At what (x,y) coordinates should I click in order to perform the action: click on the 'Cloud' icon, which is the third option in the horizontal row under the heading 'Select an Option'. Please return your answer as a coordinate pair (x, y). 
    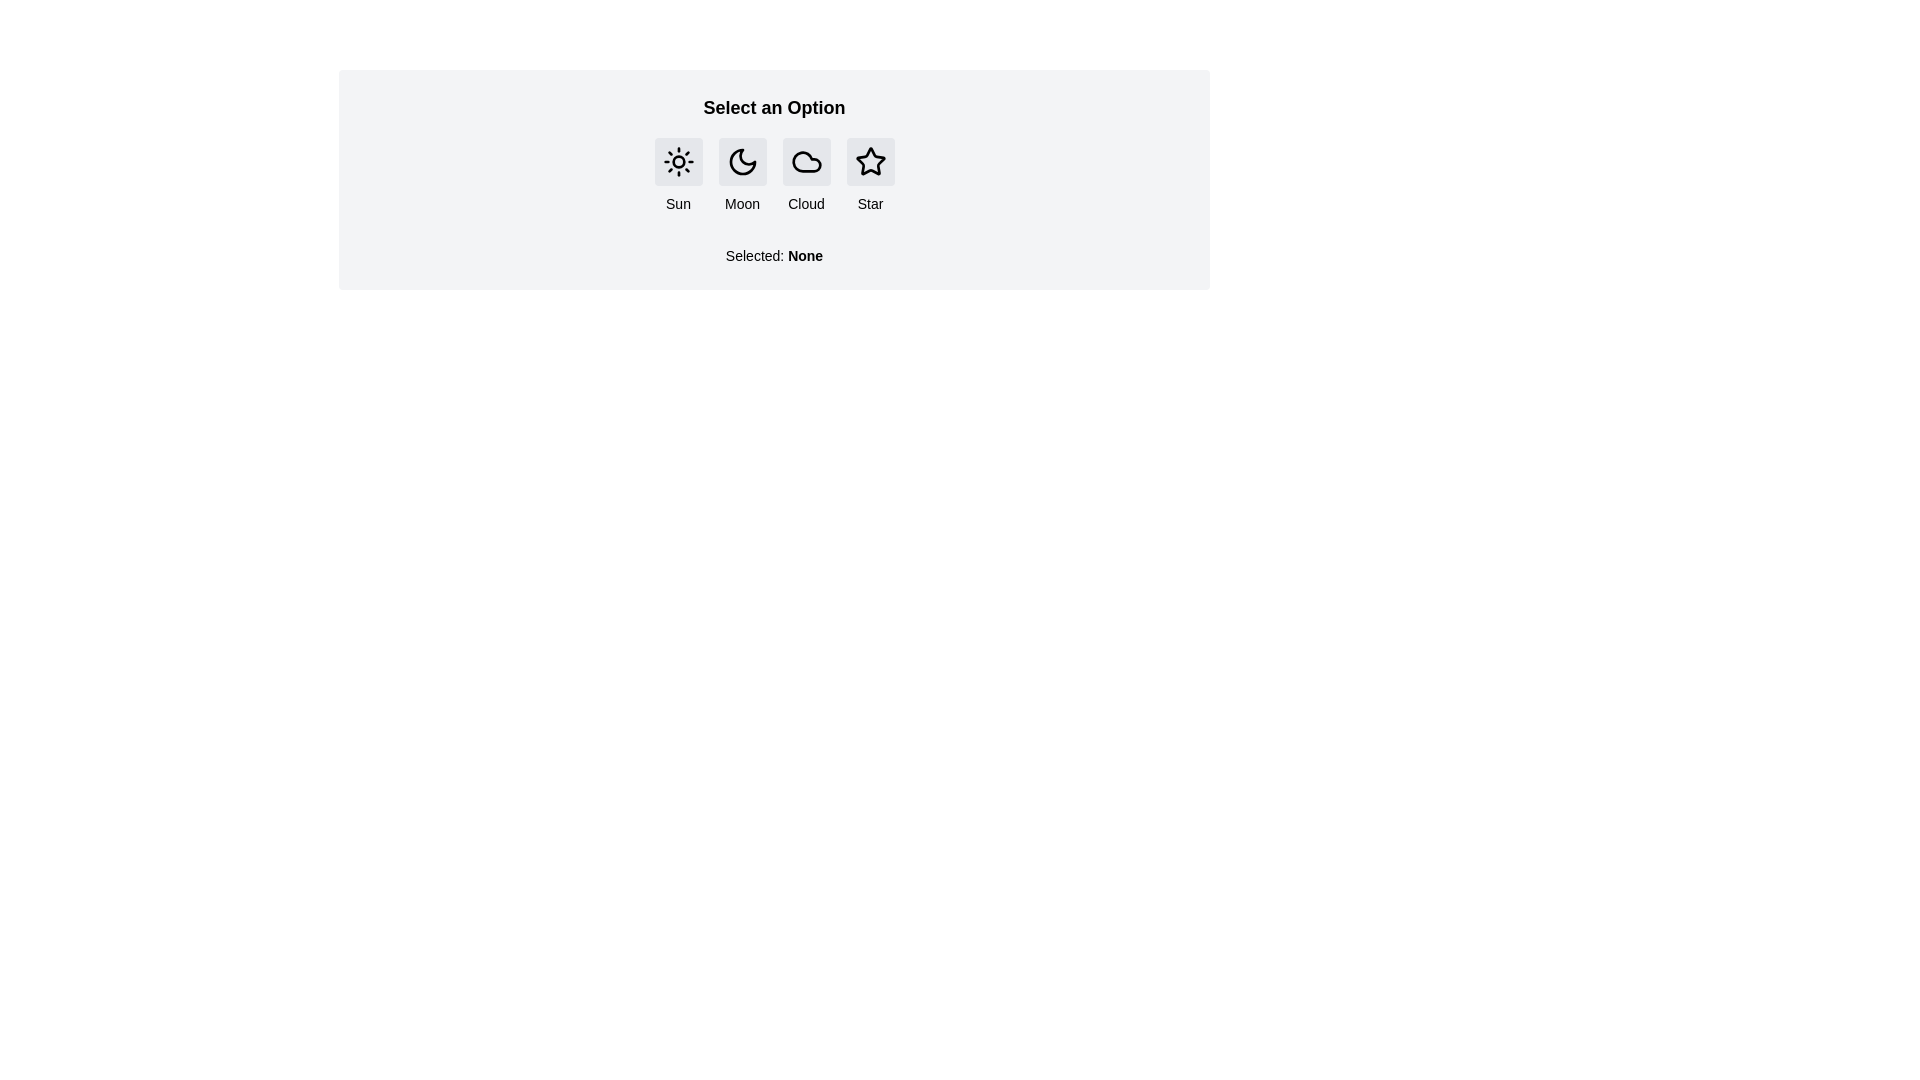
    Looking at the image, I should click on (806, 161).